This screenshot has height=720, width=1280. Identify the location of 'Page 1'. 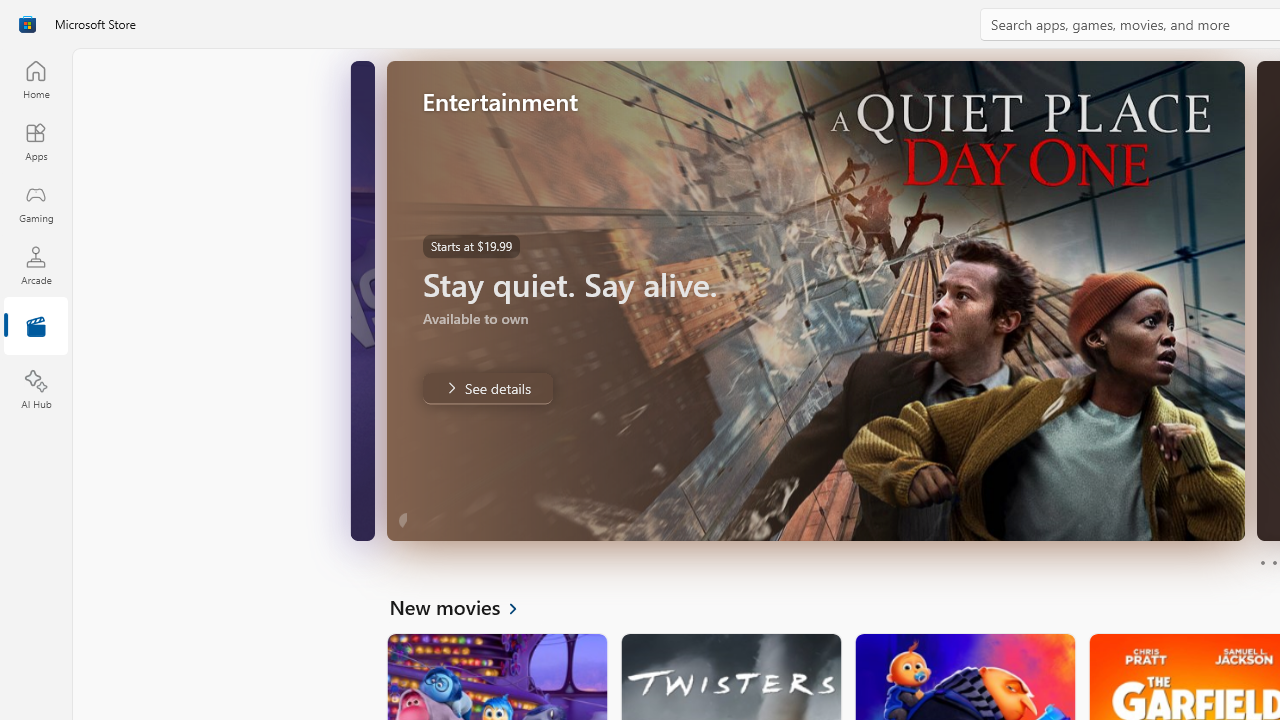
(1261, 563).